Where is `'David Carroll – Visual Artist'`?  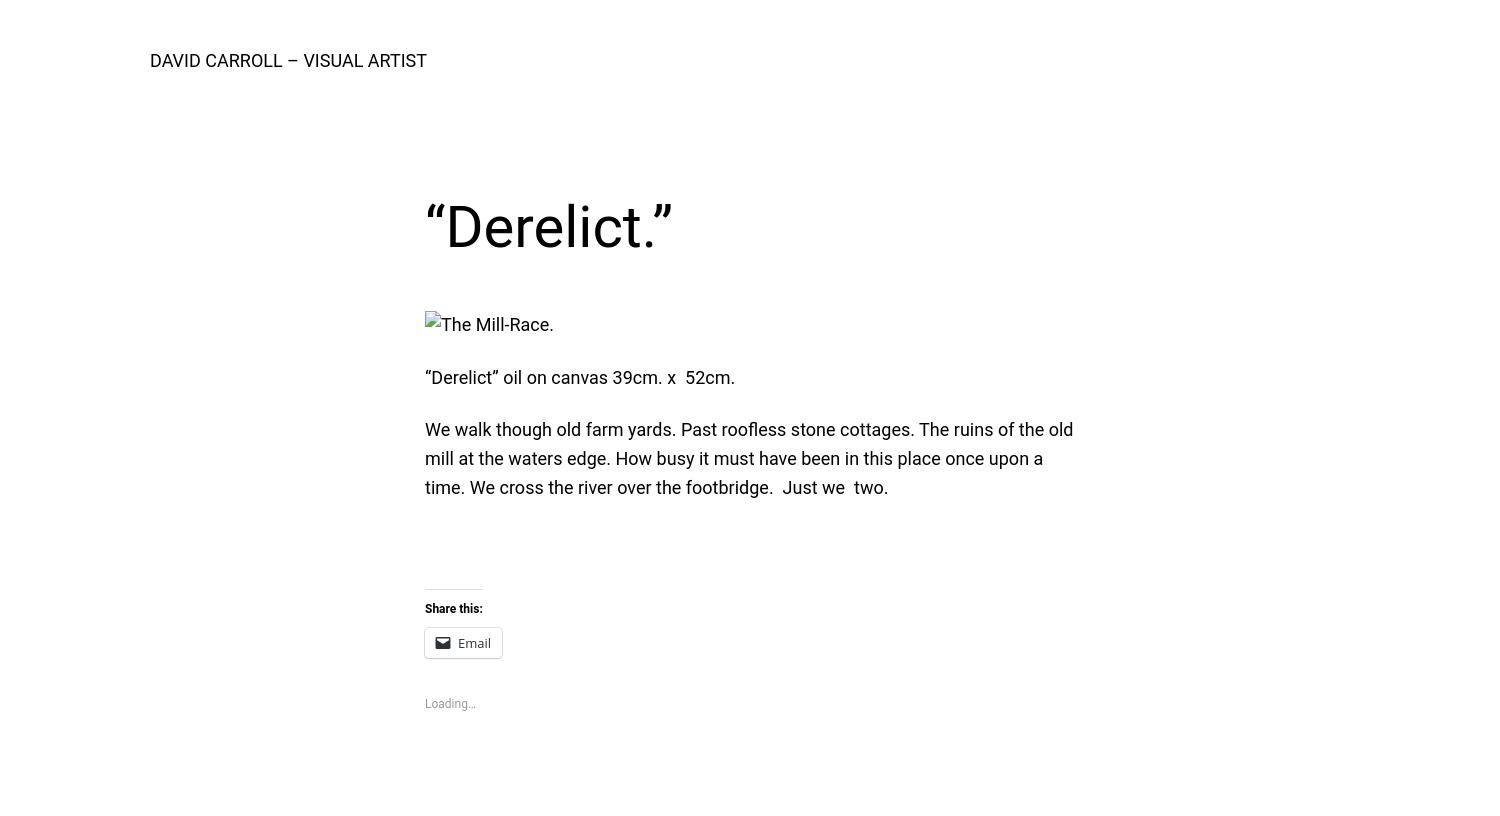 'David Carroll – Visual Artist' is located at coordinates (288, 59).